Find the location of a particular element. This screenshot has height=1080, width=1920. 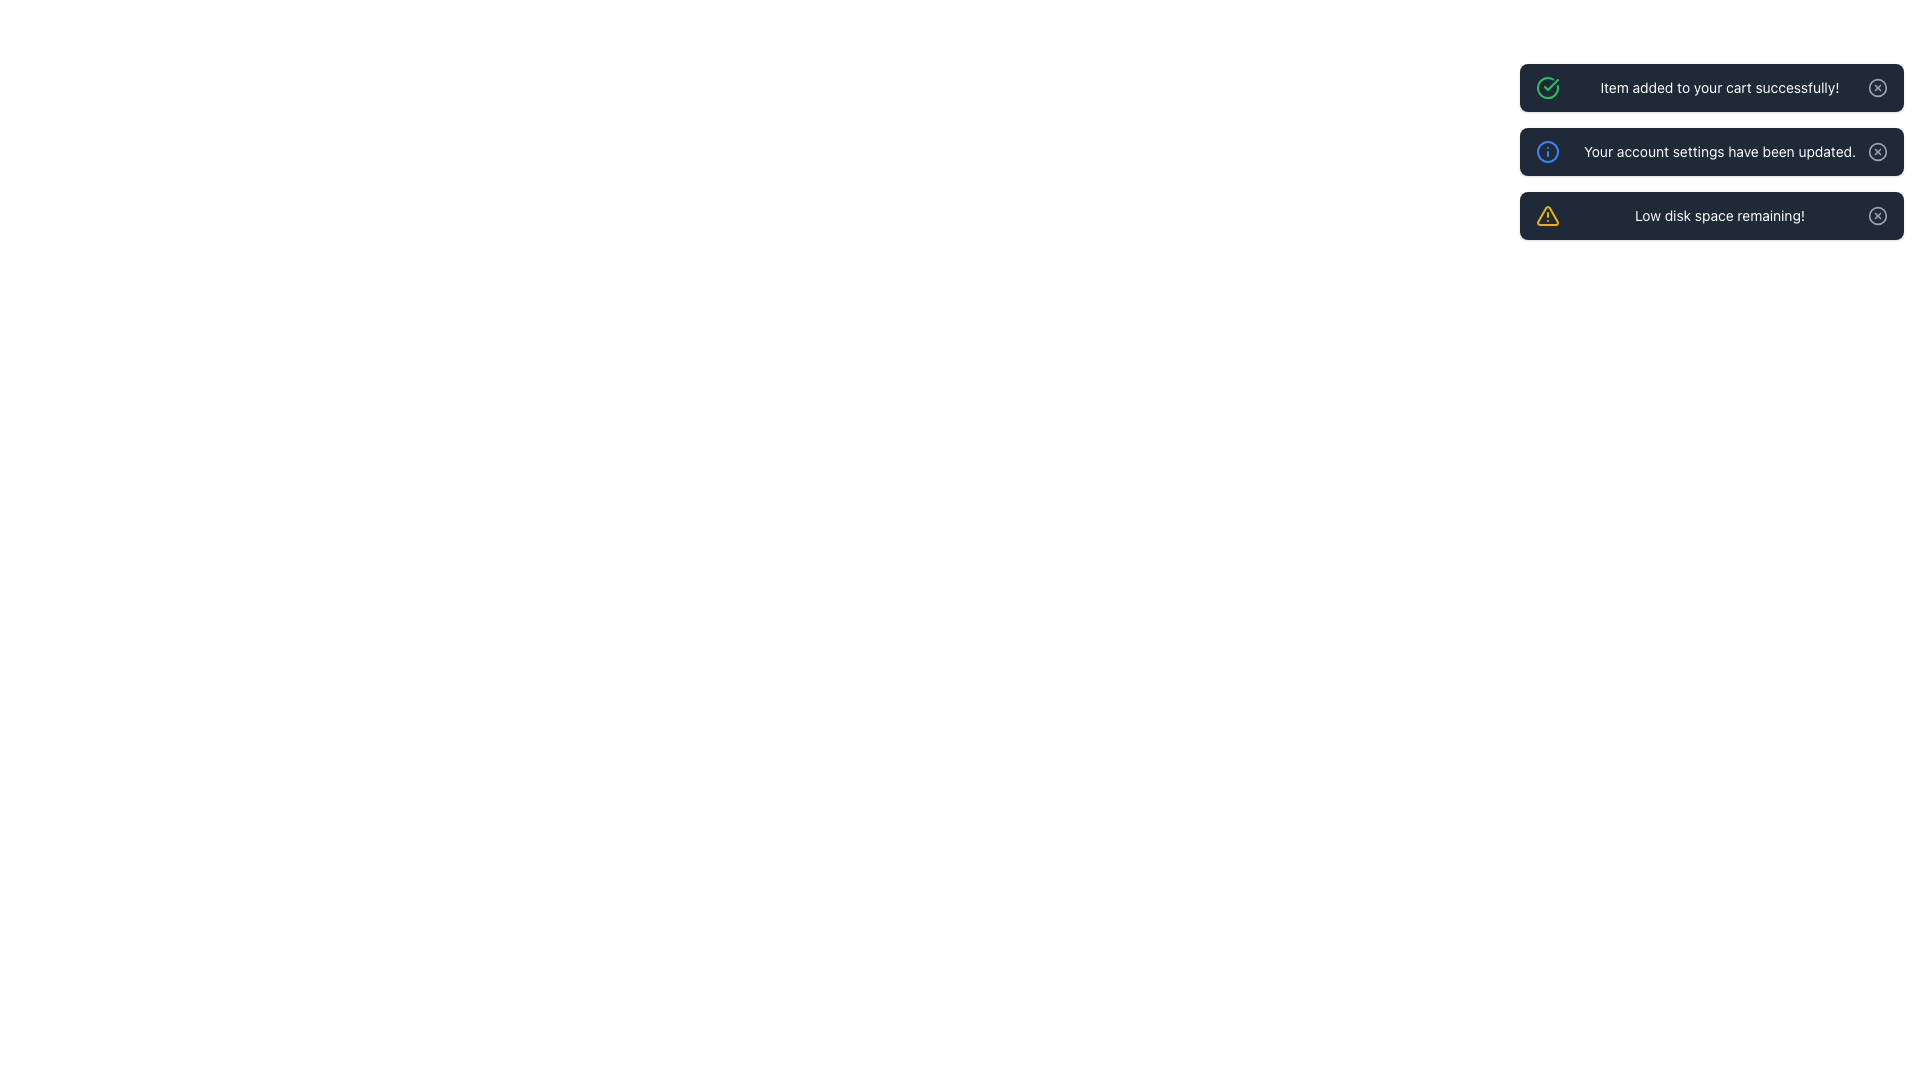

the third notification in the top-right corner with the message 'Low disk space remaining!' for additional information is located at coordinates (1711, 216).